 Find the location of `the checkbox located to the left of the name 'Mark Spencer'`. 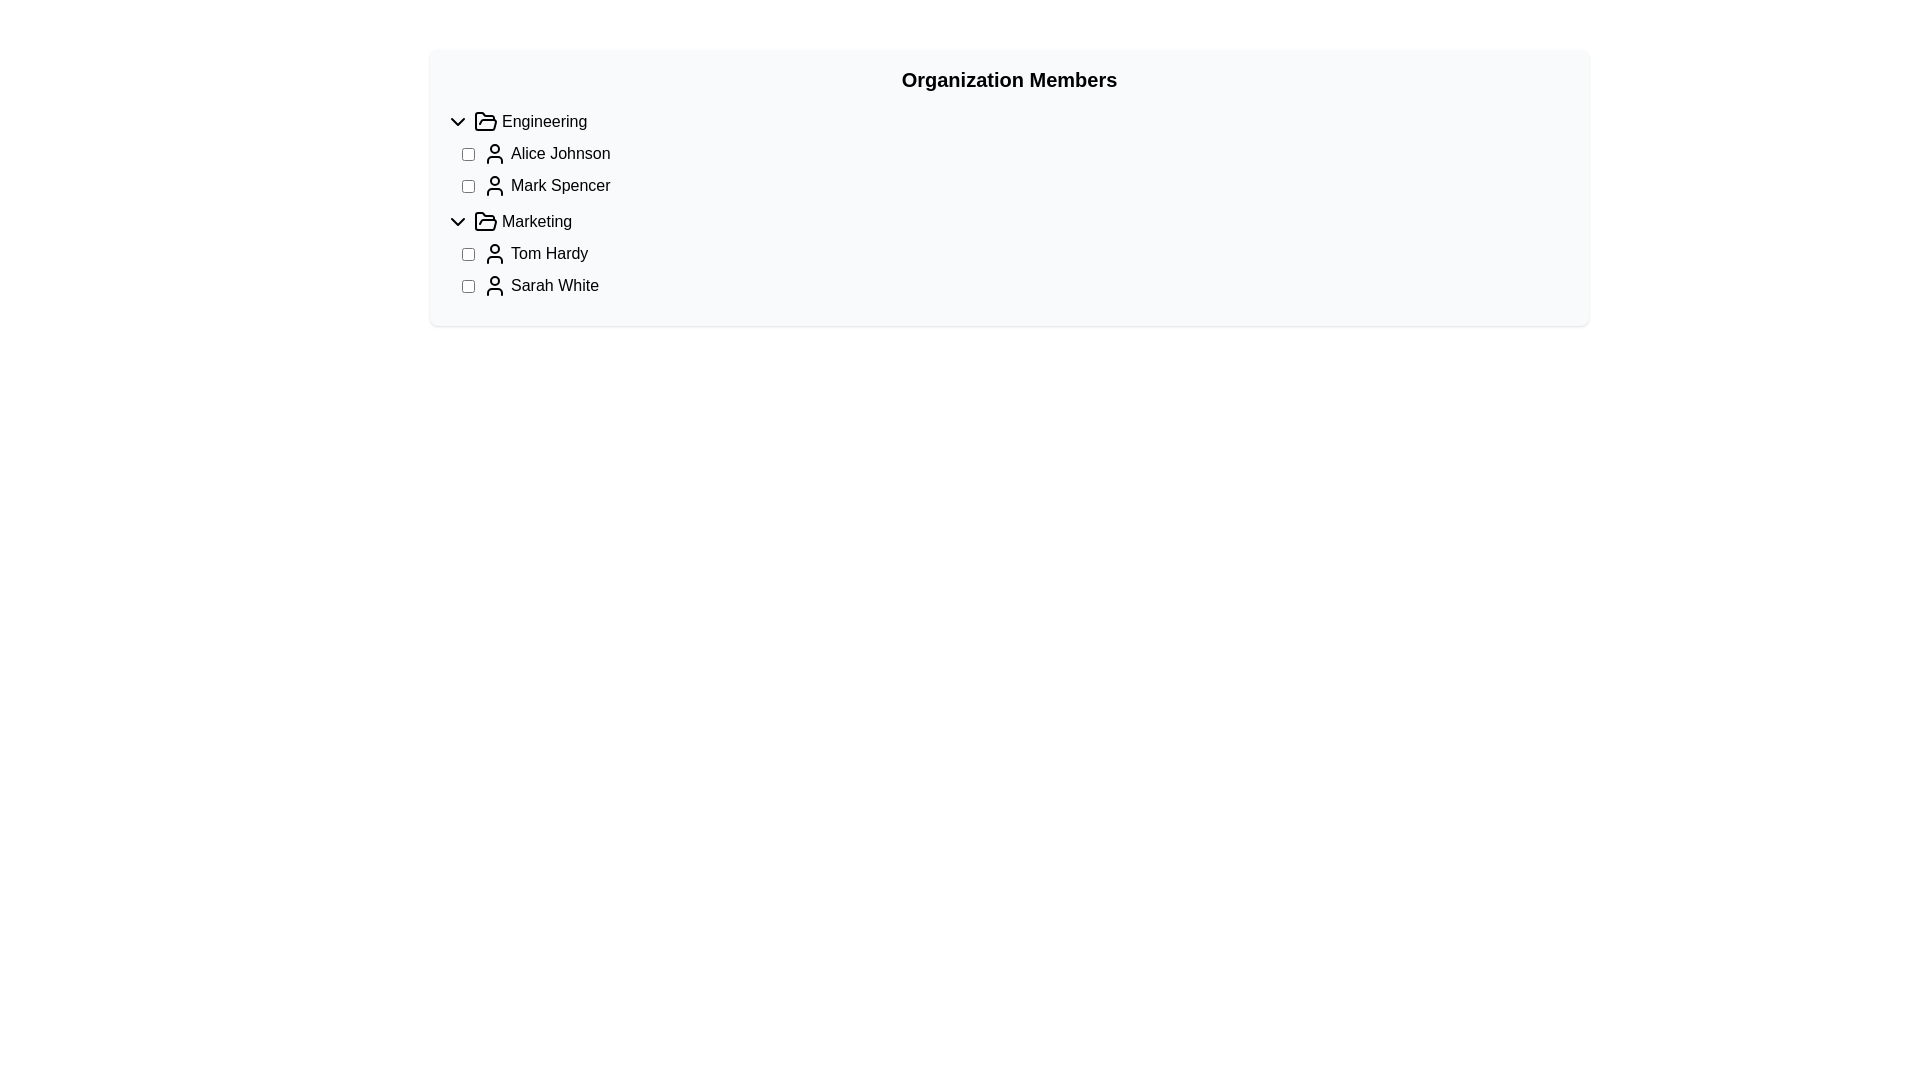

the checkbox located to the left of the name 'Mark Spencer' is located at coordinates (467, 185).